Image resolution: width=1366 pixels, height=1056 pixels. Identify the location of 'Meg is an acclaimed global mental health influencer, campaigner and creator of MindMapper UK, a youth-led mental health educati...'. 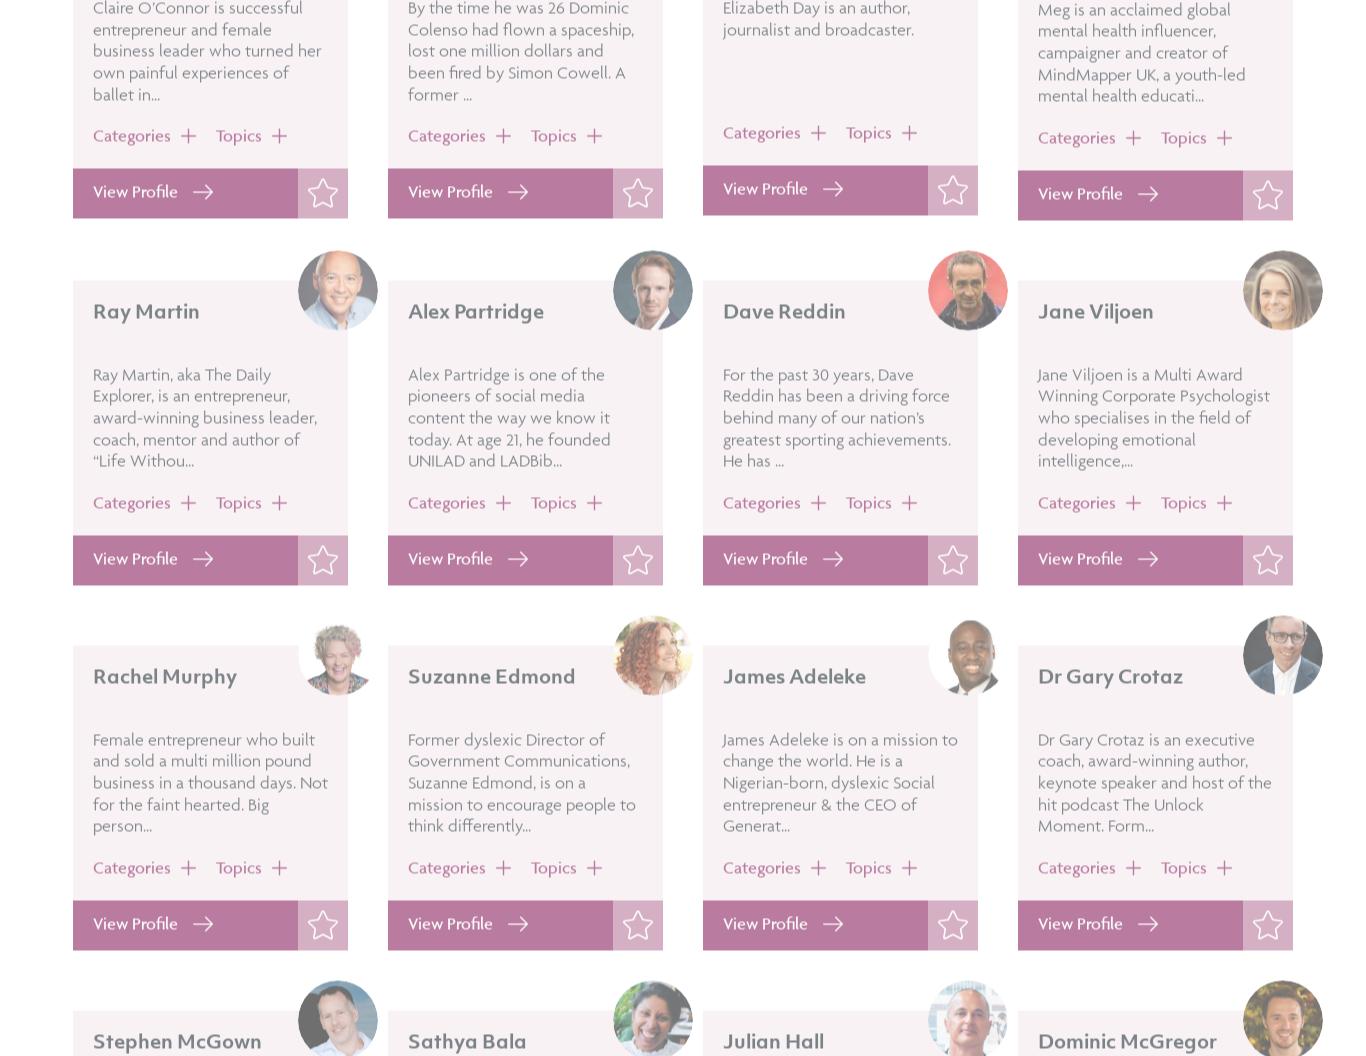
(1141, 107).